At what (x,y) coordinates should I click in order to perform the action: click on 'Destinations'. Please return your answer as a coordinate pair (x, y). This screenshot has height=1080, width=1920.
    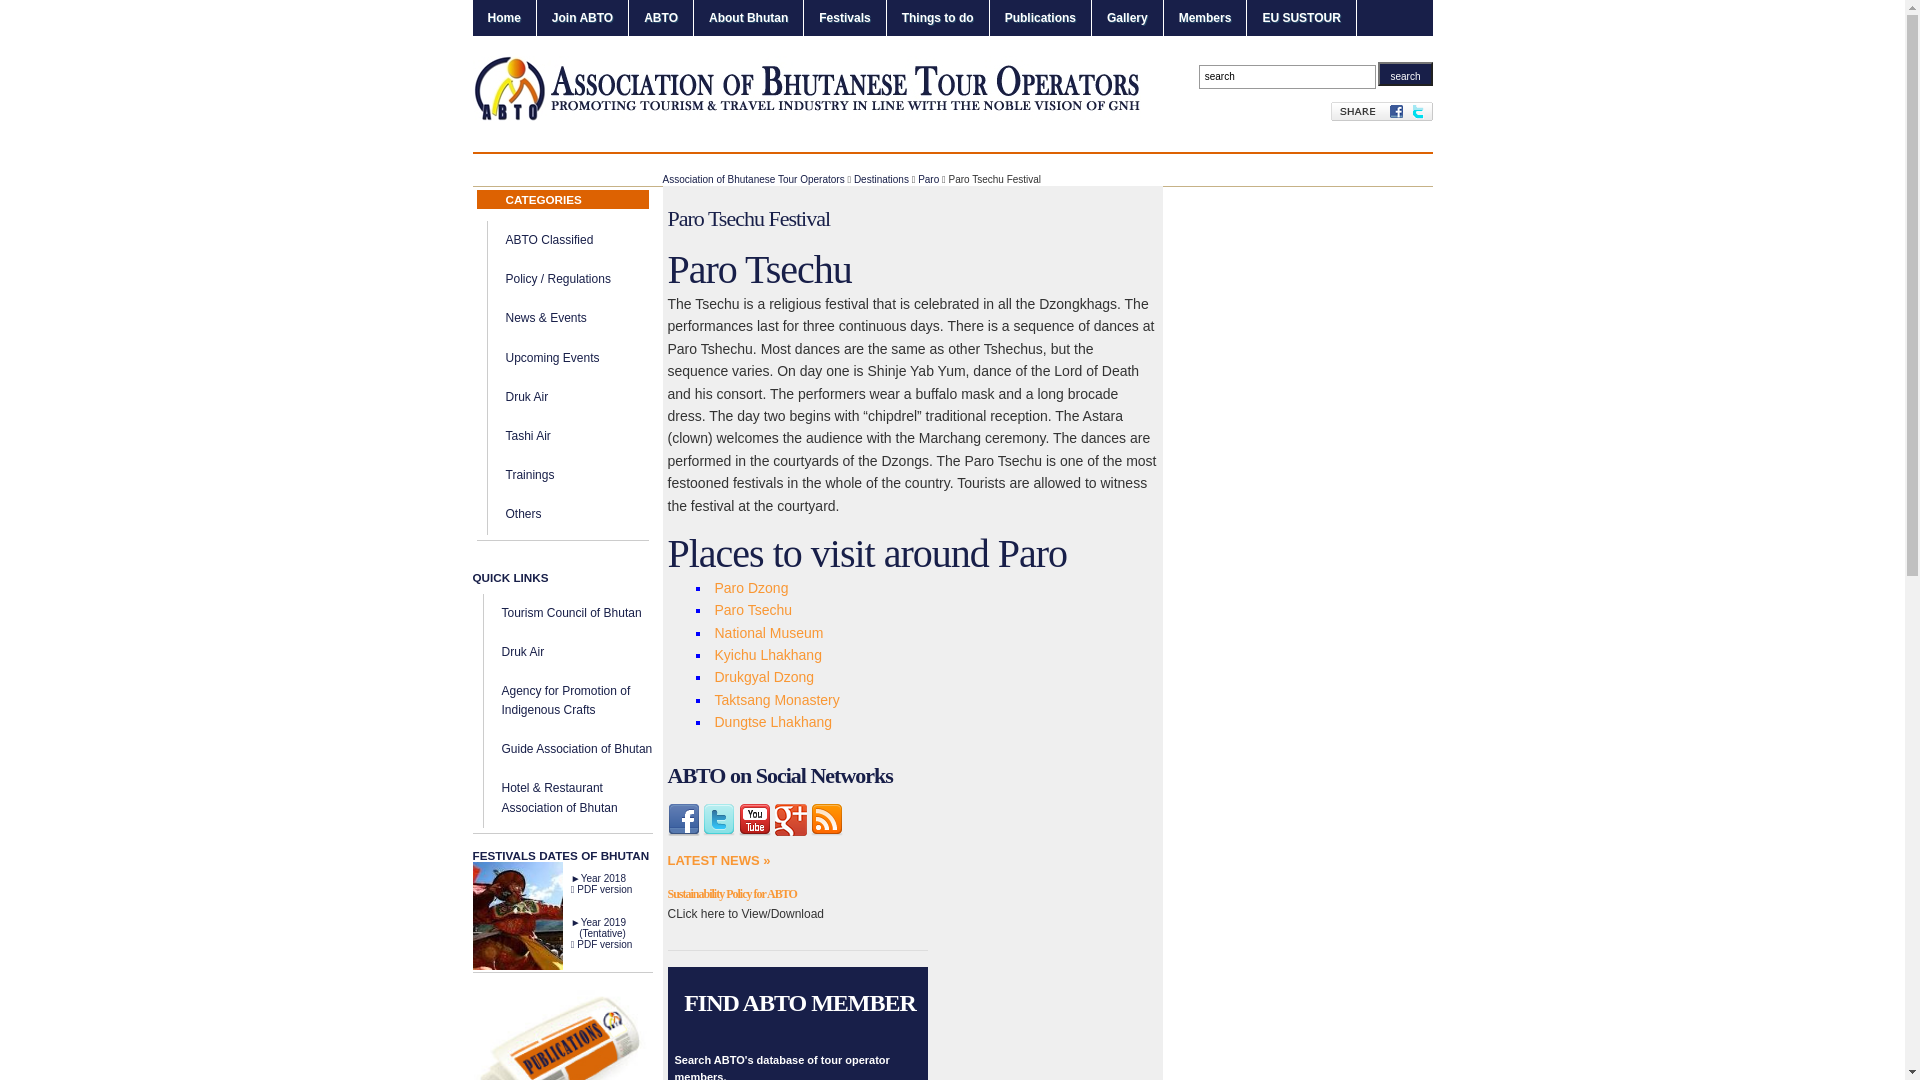
    Looking at the image, I should click on (880, 178).